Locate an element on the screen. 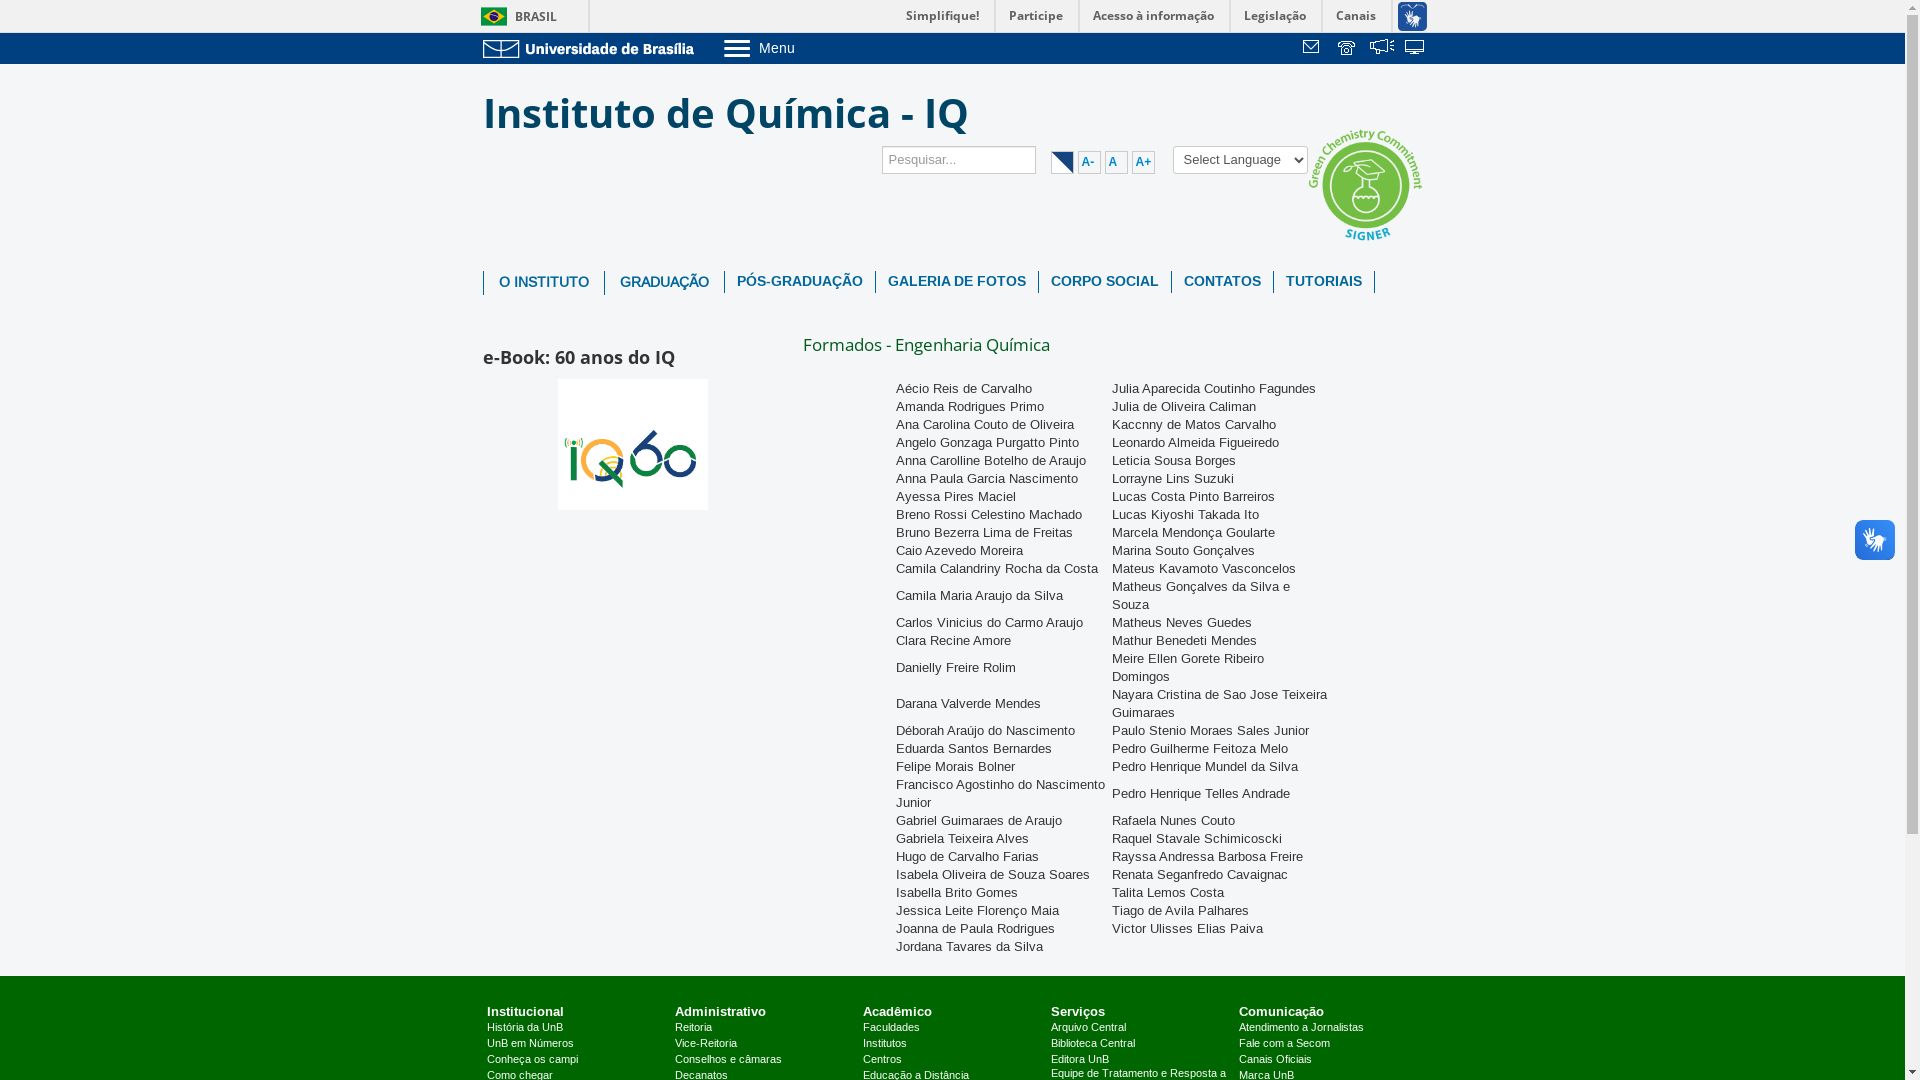  'Fale com a Secom' is located at coordinates (1284, 1043).